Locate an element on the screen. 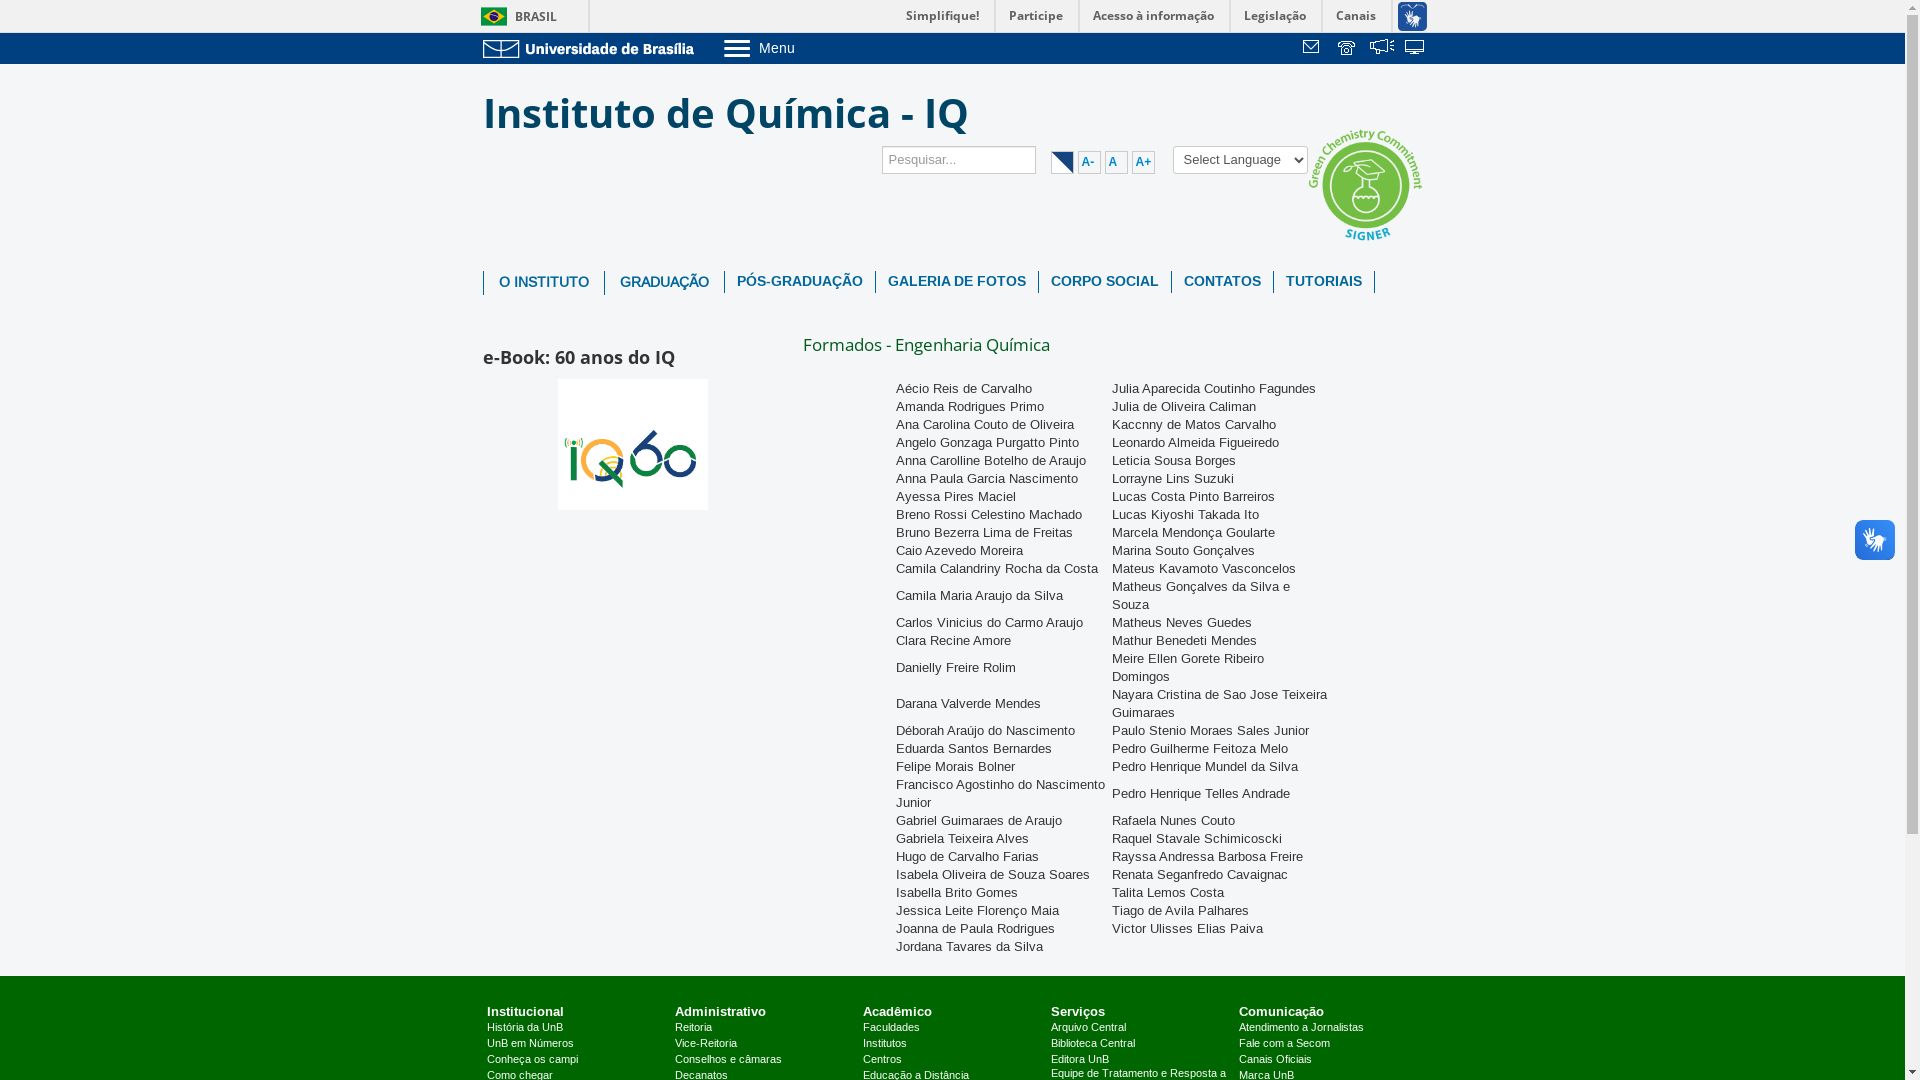  'Fale com a Secom' is located at coordinates (1284, 1043).